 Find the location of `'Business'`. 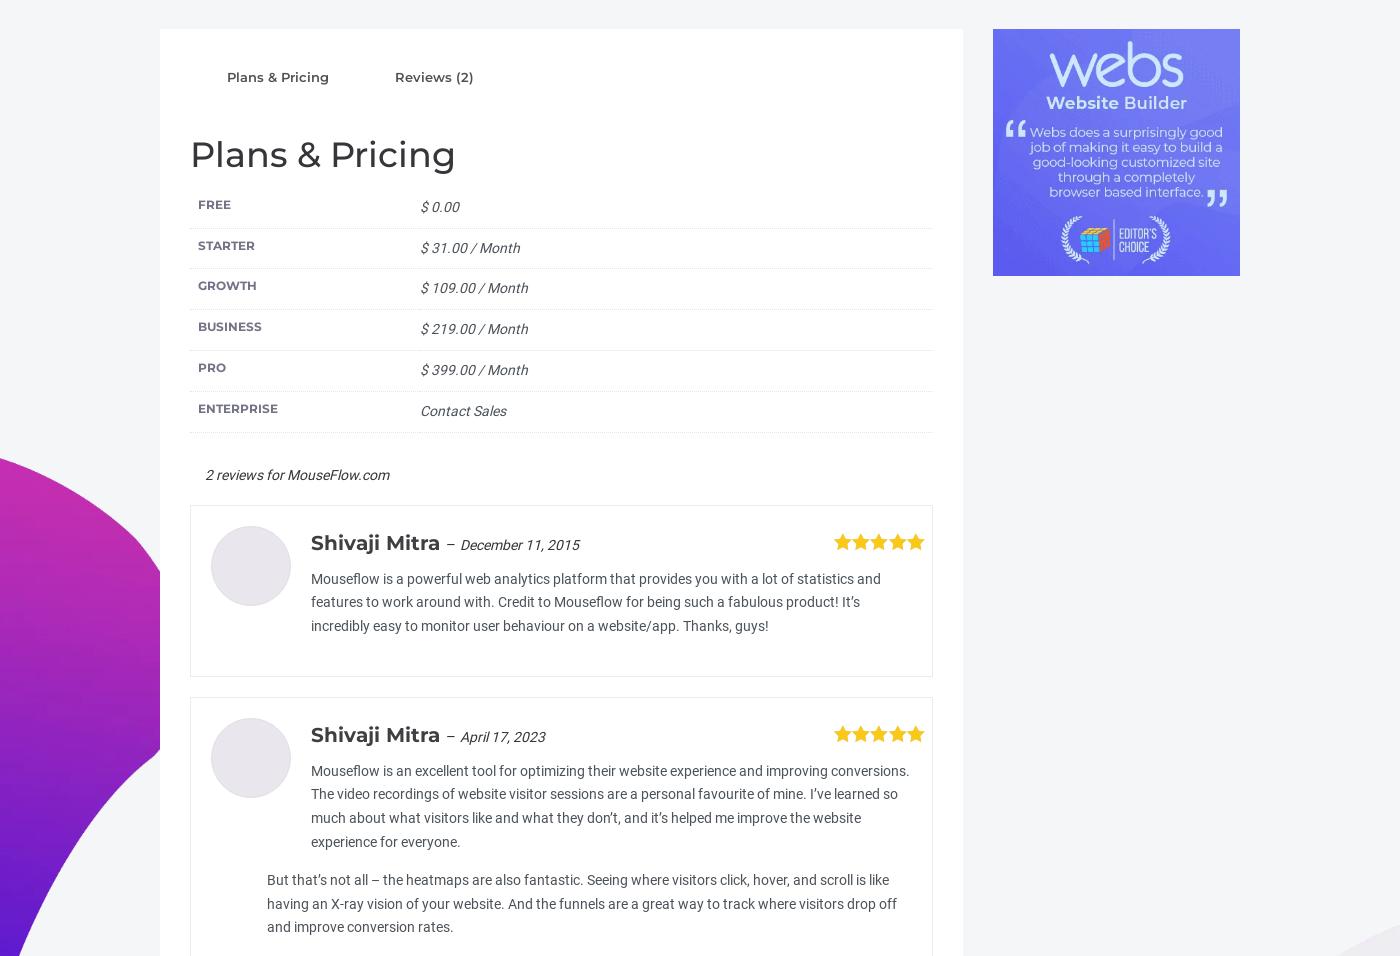

'Business' is located at coordinates (230, 325).